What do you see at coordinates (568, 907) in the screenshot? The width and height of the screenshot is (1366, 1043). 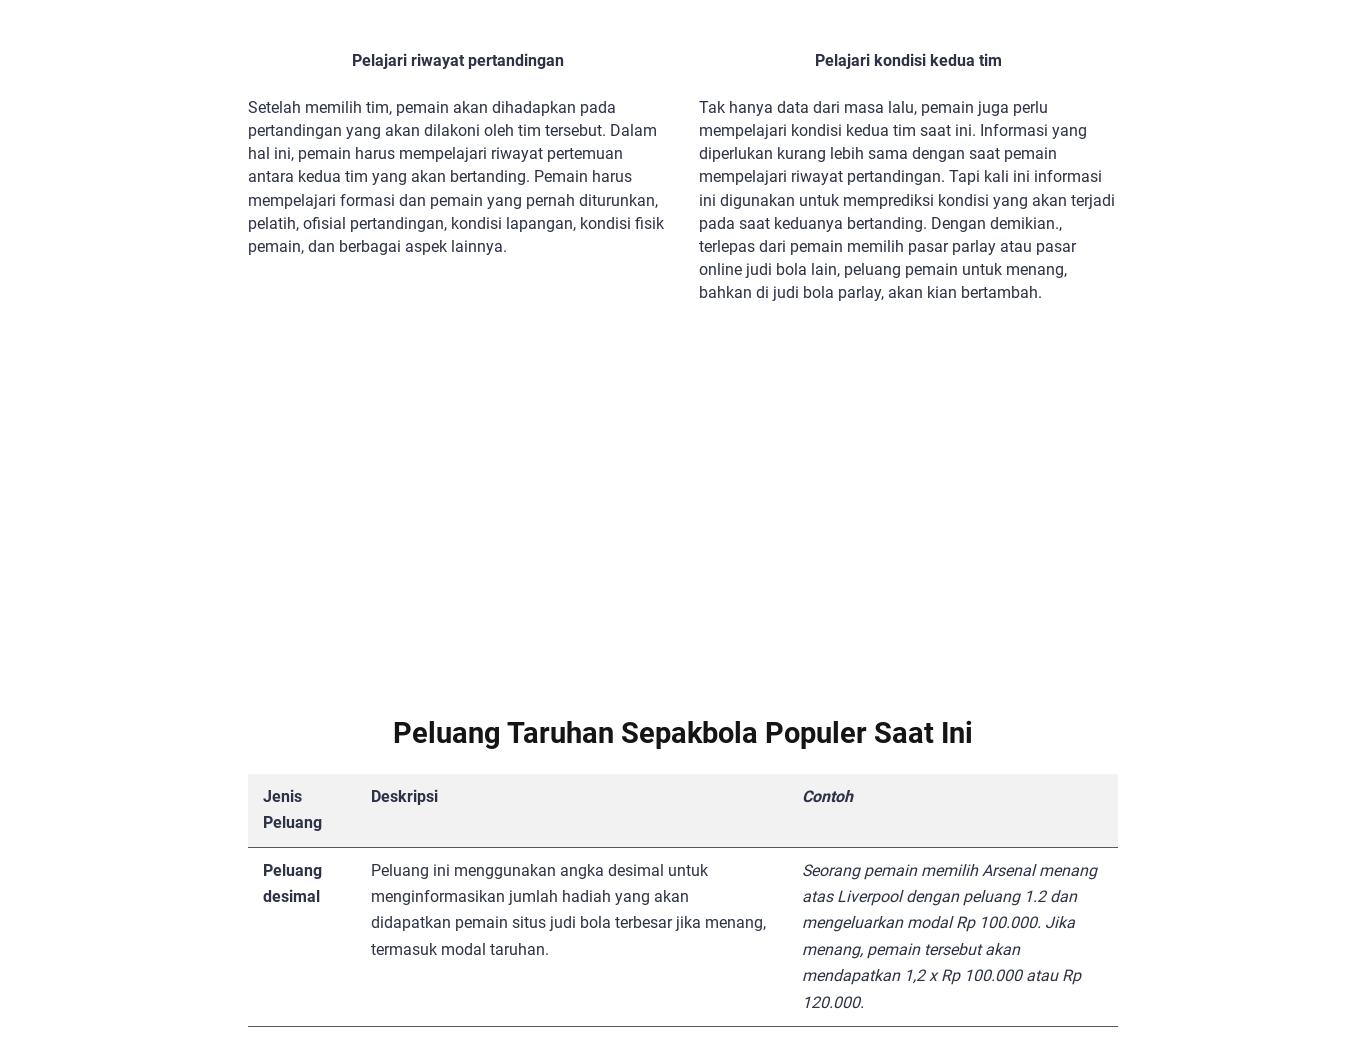 I see `'Peluang ini menggunakan angka desimal untuk menginformasikan jumlah hadiah yang akan didapatkan pemain situs judi bola terbesar jika menang, termasuk modal taruhan.'` at bounding box center [568, 907].